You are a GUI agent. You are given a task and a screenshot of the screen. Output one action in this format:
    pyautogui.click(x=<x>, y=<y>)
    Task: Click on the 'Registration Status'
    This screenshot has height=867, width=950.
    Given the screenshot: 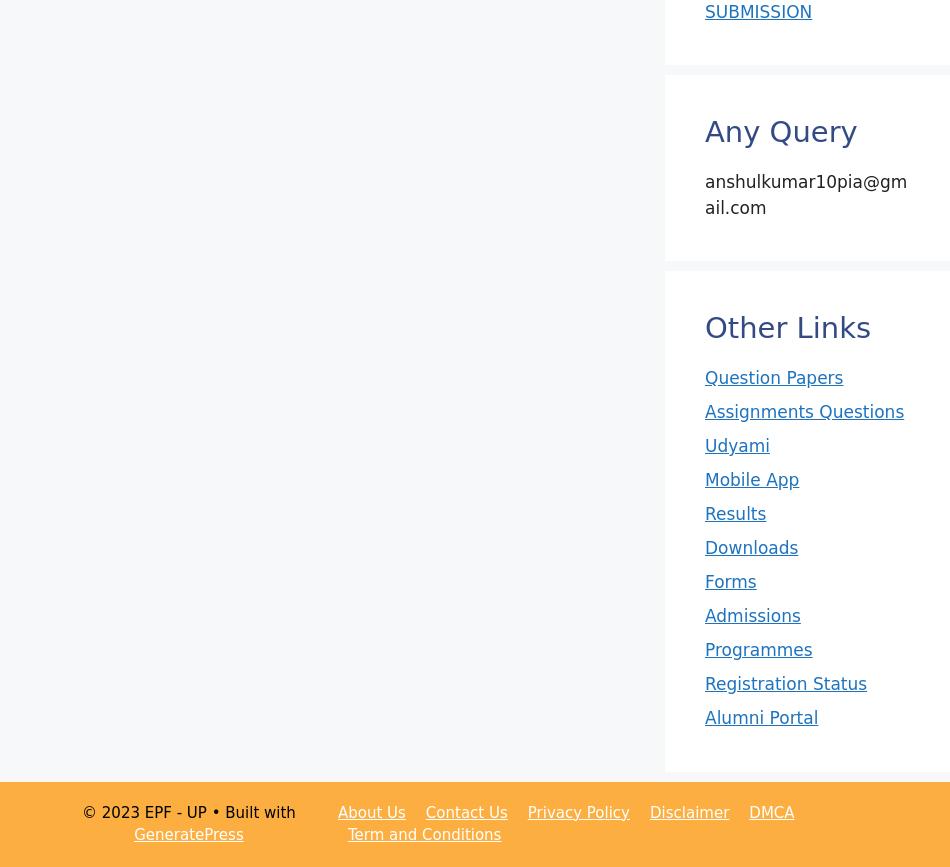 What is the action you would take?
    pyautogui.click(x=785, y=682)
    